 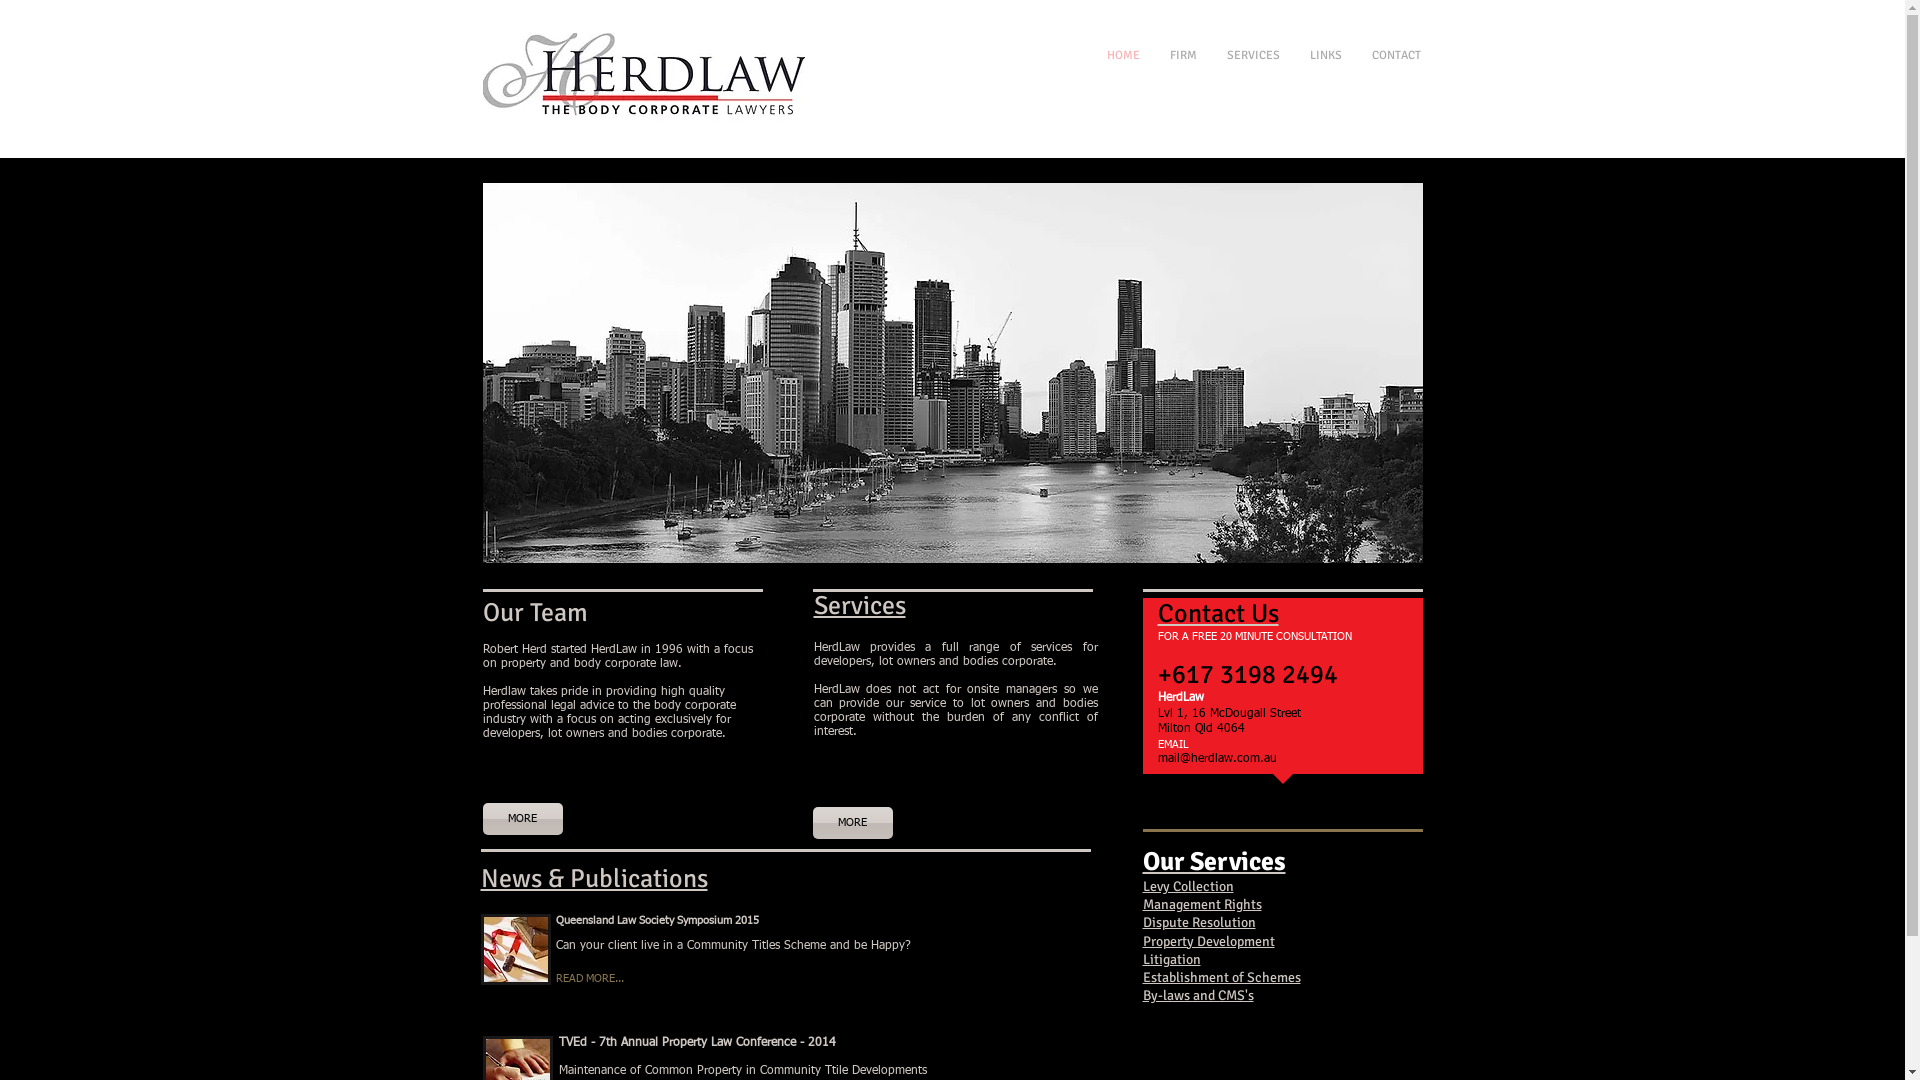 What do you see at coordinates (1198, 922) in the screenshot?
I see `'Dispute Resolution'` at bounding box center [1198, 922].